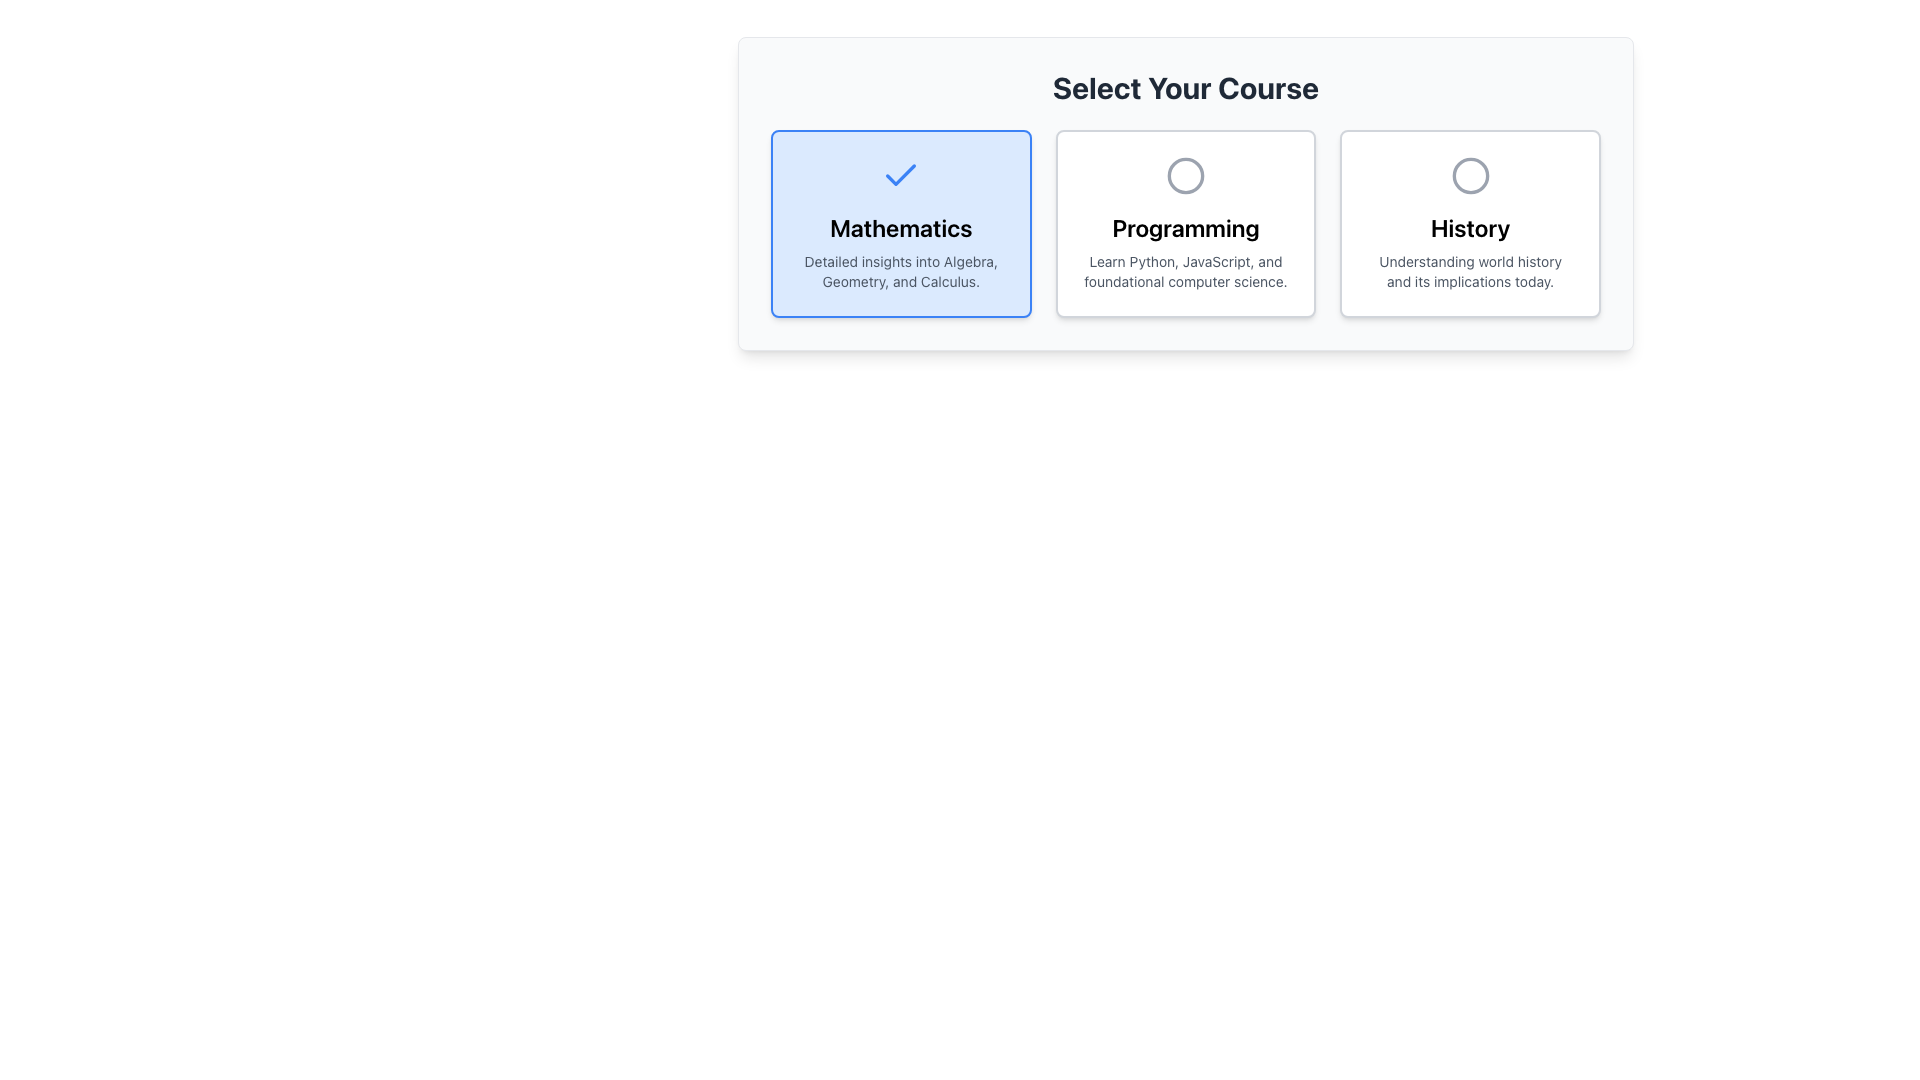 The height and width of the screenshot is (1080, 1920). Describe the element at coordinates (1185, 175) in the screenshot. I see `the graphical icon circle located centrally within the programming course card, which indicates the course's selection status in the second card of the three presented horizontally` at that location.